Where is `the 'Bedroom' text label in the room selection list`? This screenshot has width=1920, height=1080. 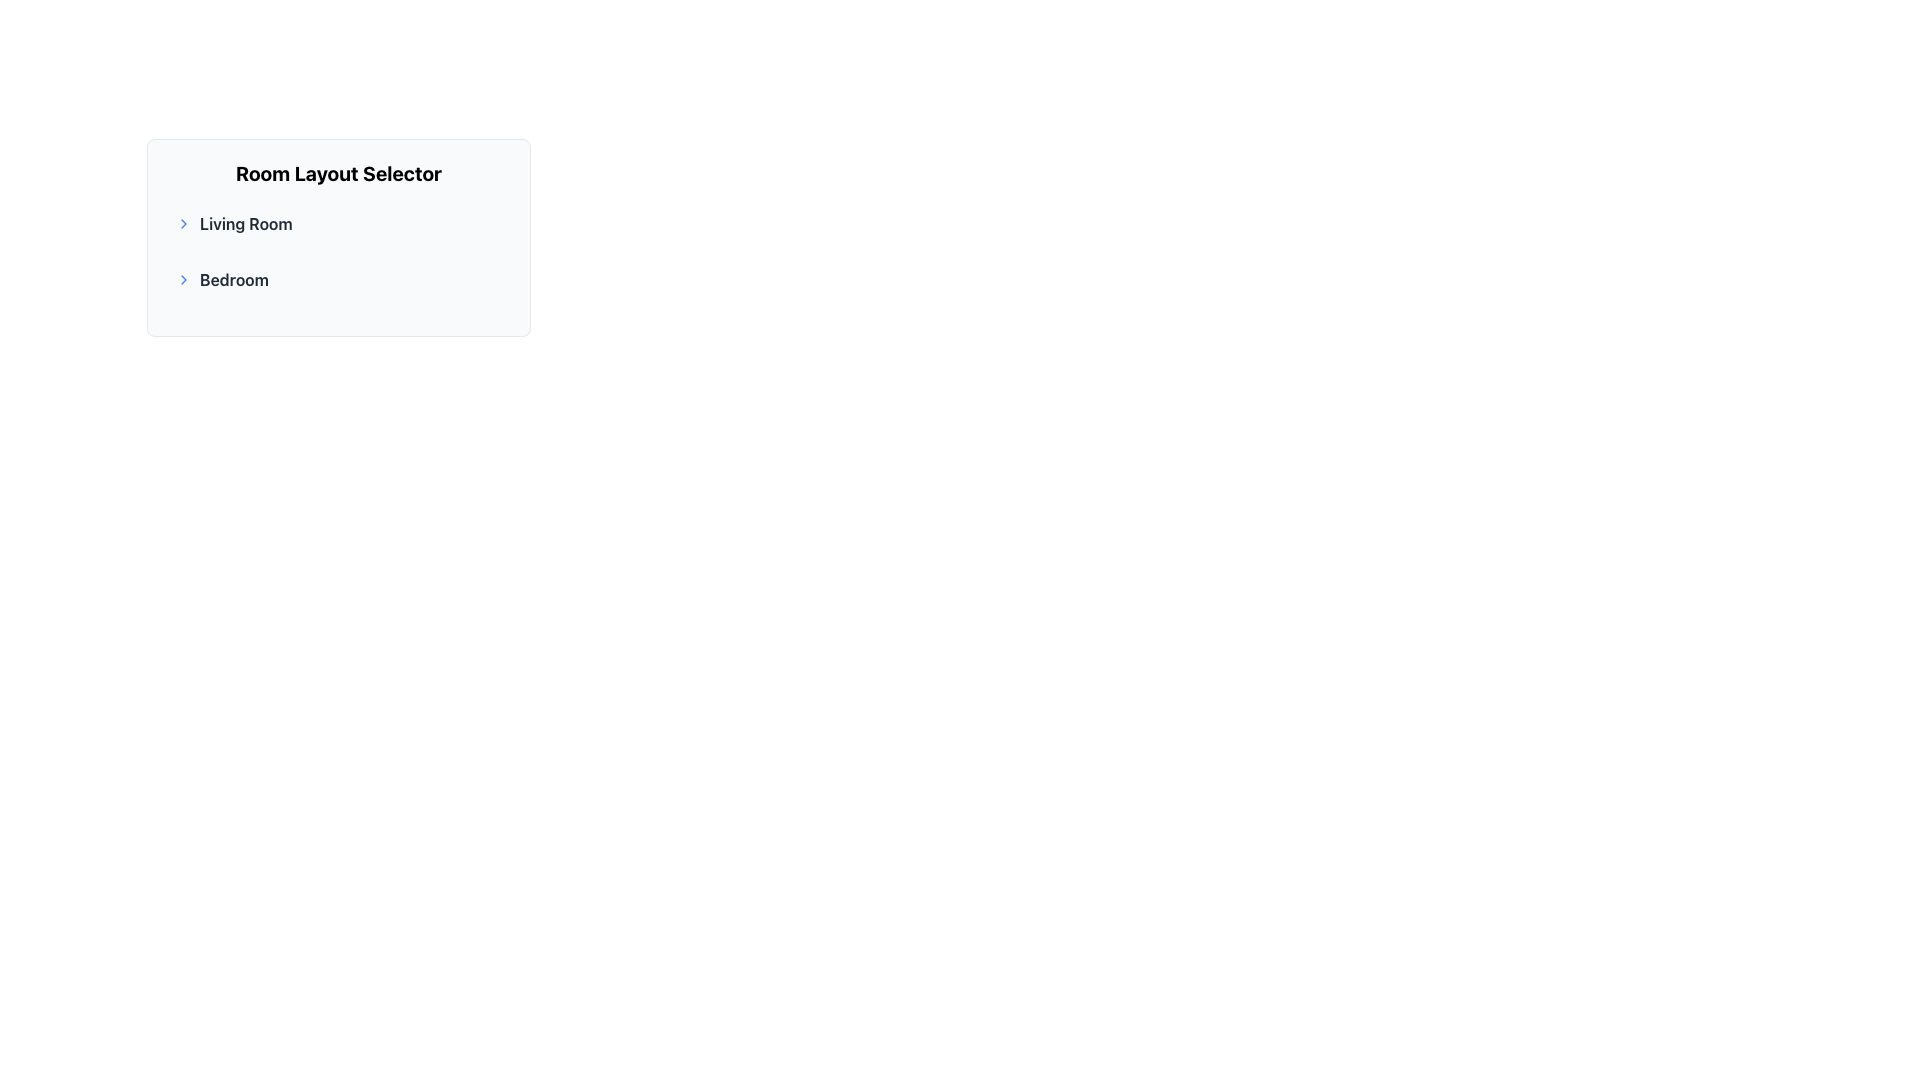 the 'Bedroom' text label in the room selection list is located at coordinates (234, 280).